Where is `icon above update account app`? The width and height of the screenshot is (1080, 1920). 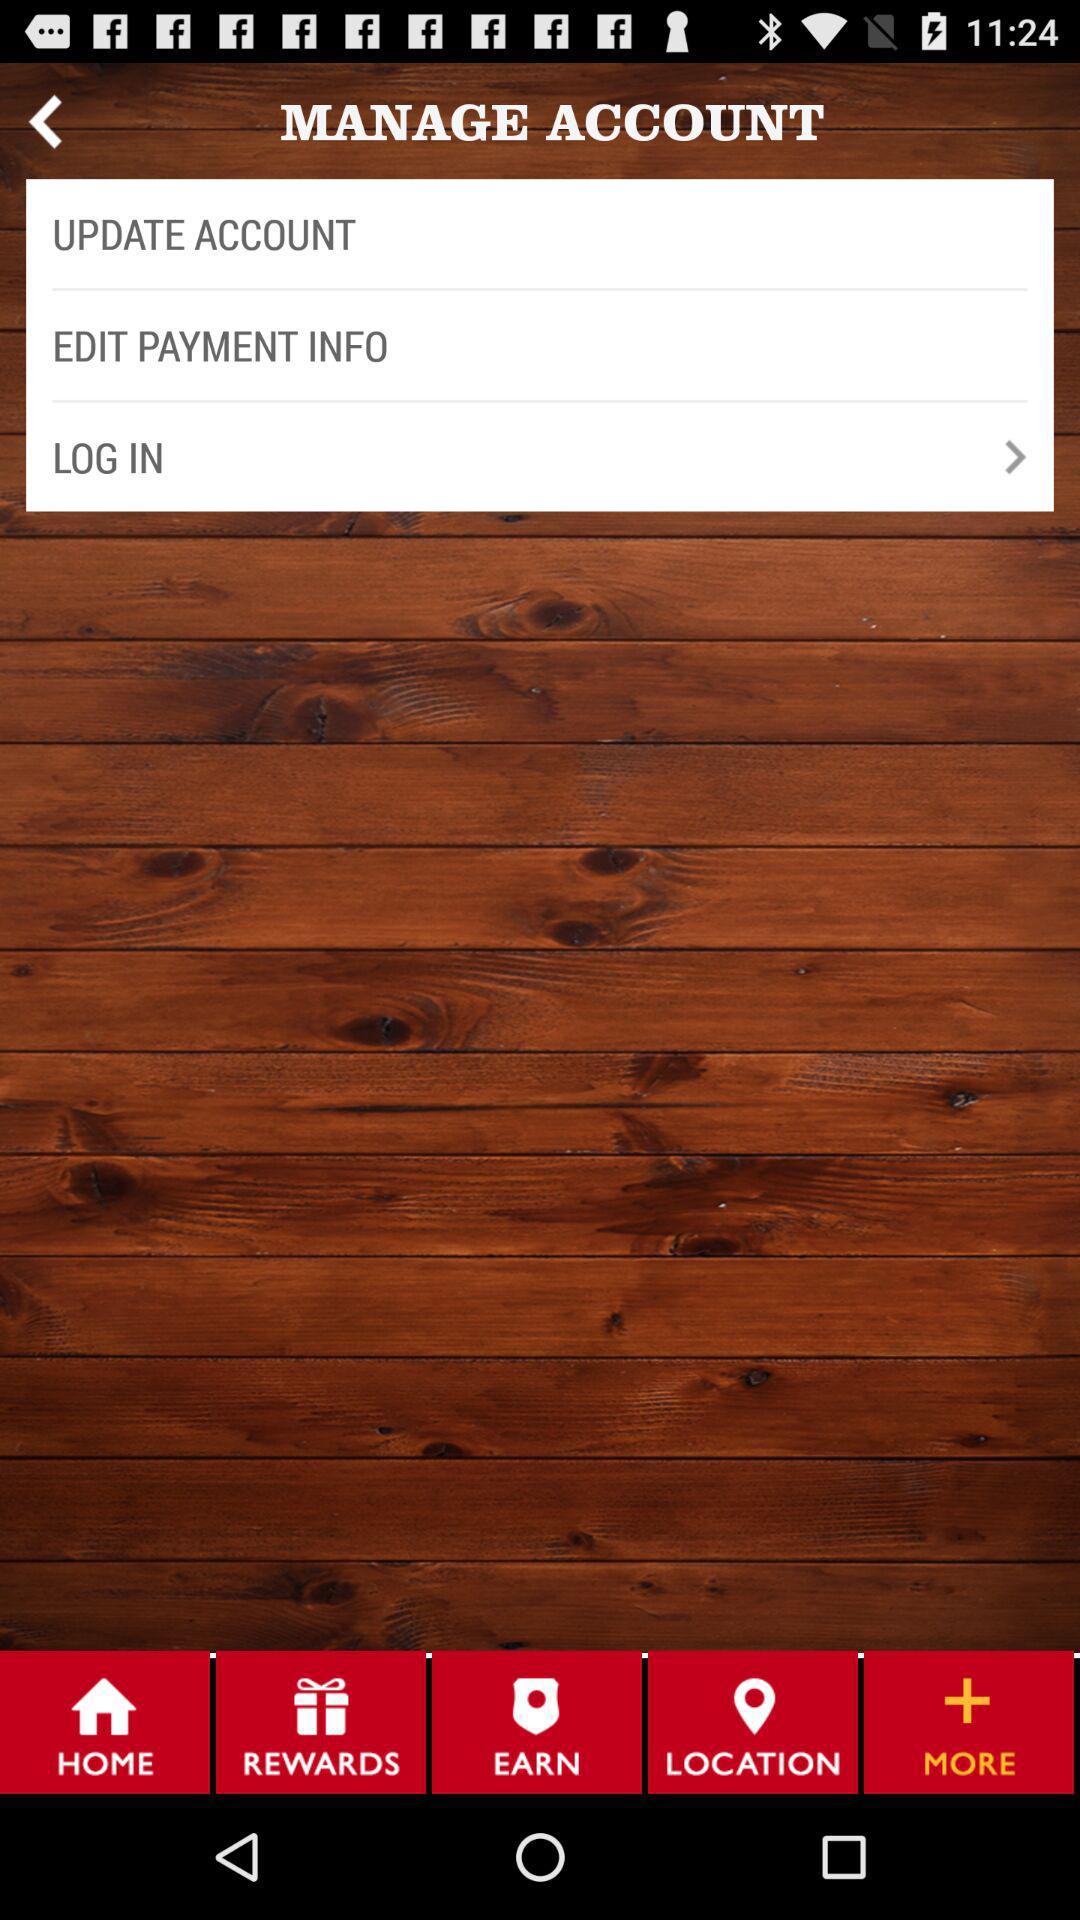
icon above update account app is located at coordinates (44, 120).